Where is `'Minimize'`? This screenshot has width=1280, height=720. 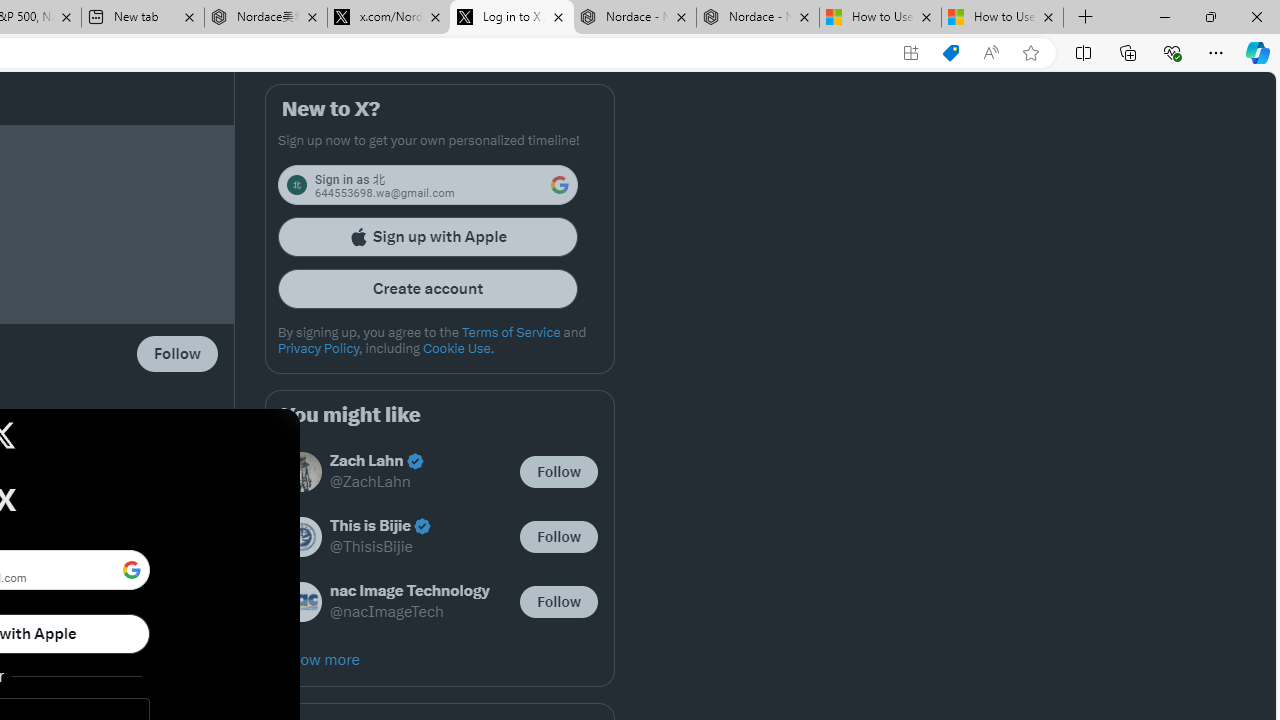 'Minimize' is located at coordinates (1164, 16).